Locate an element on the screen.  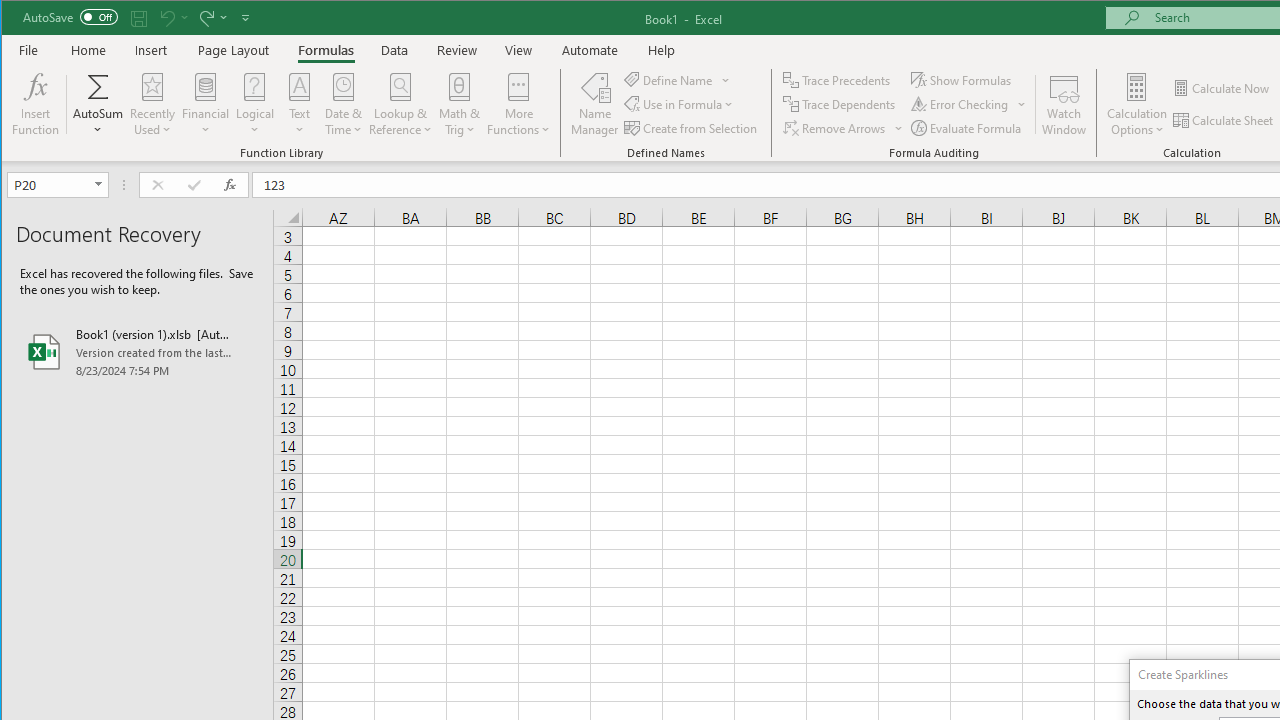
'Insert' is located at coordinates (150, 49).